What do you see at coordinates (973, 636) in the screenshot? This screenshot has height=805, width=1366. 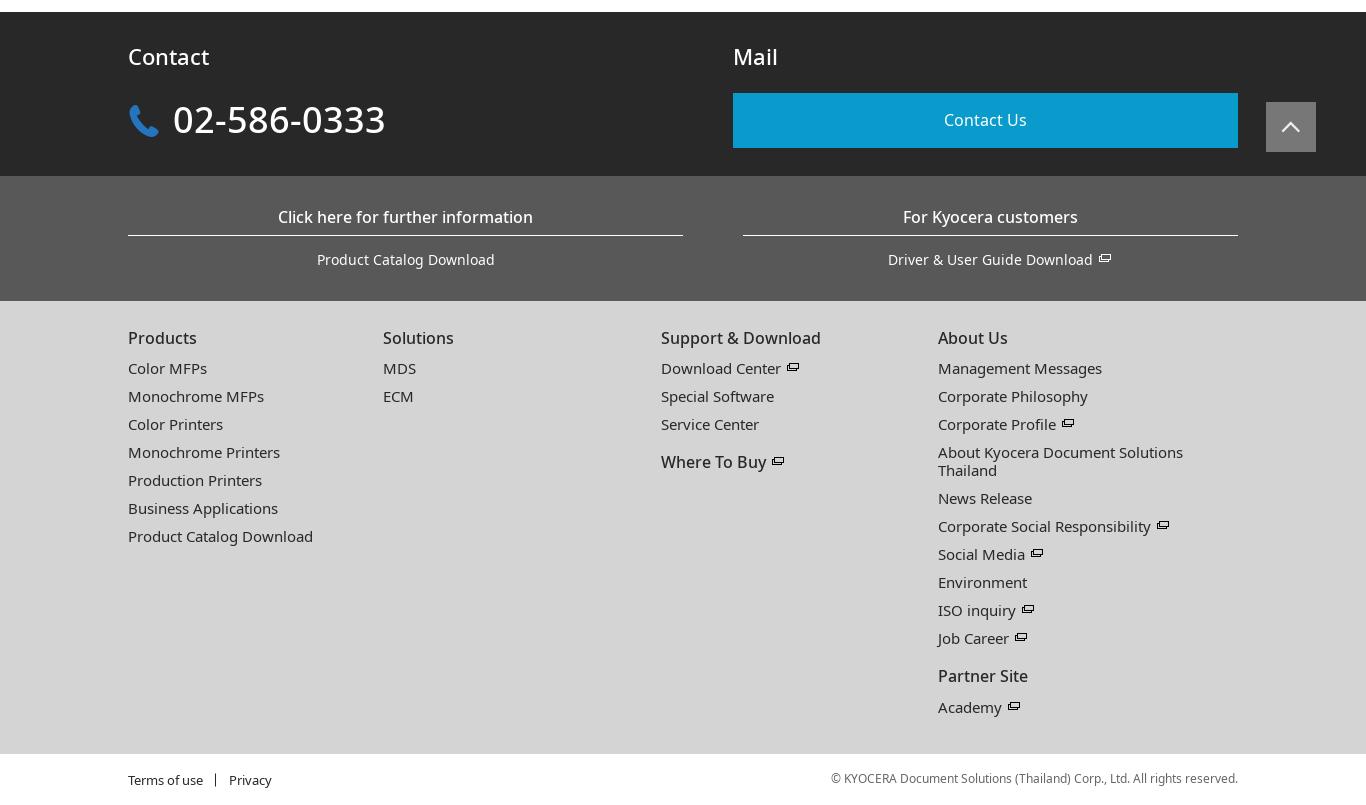 I see `'Job Career'` at bounding box center [973, 636].